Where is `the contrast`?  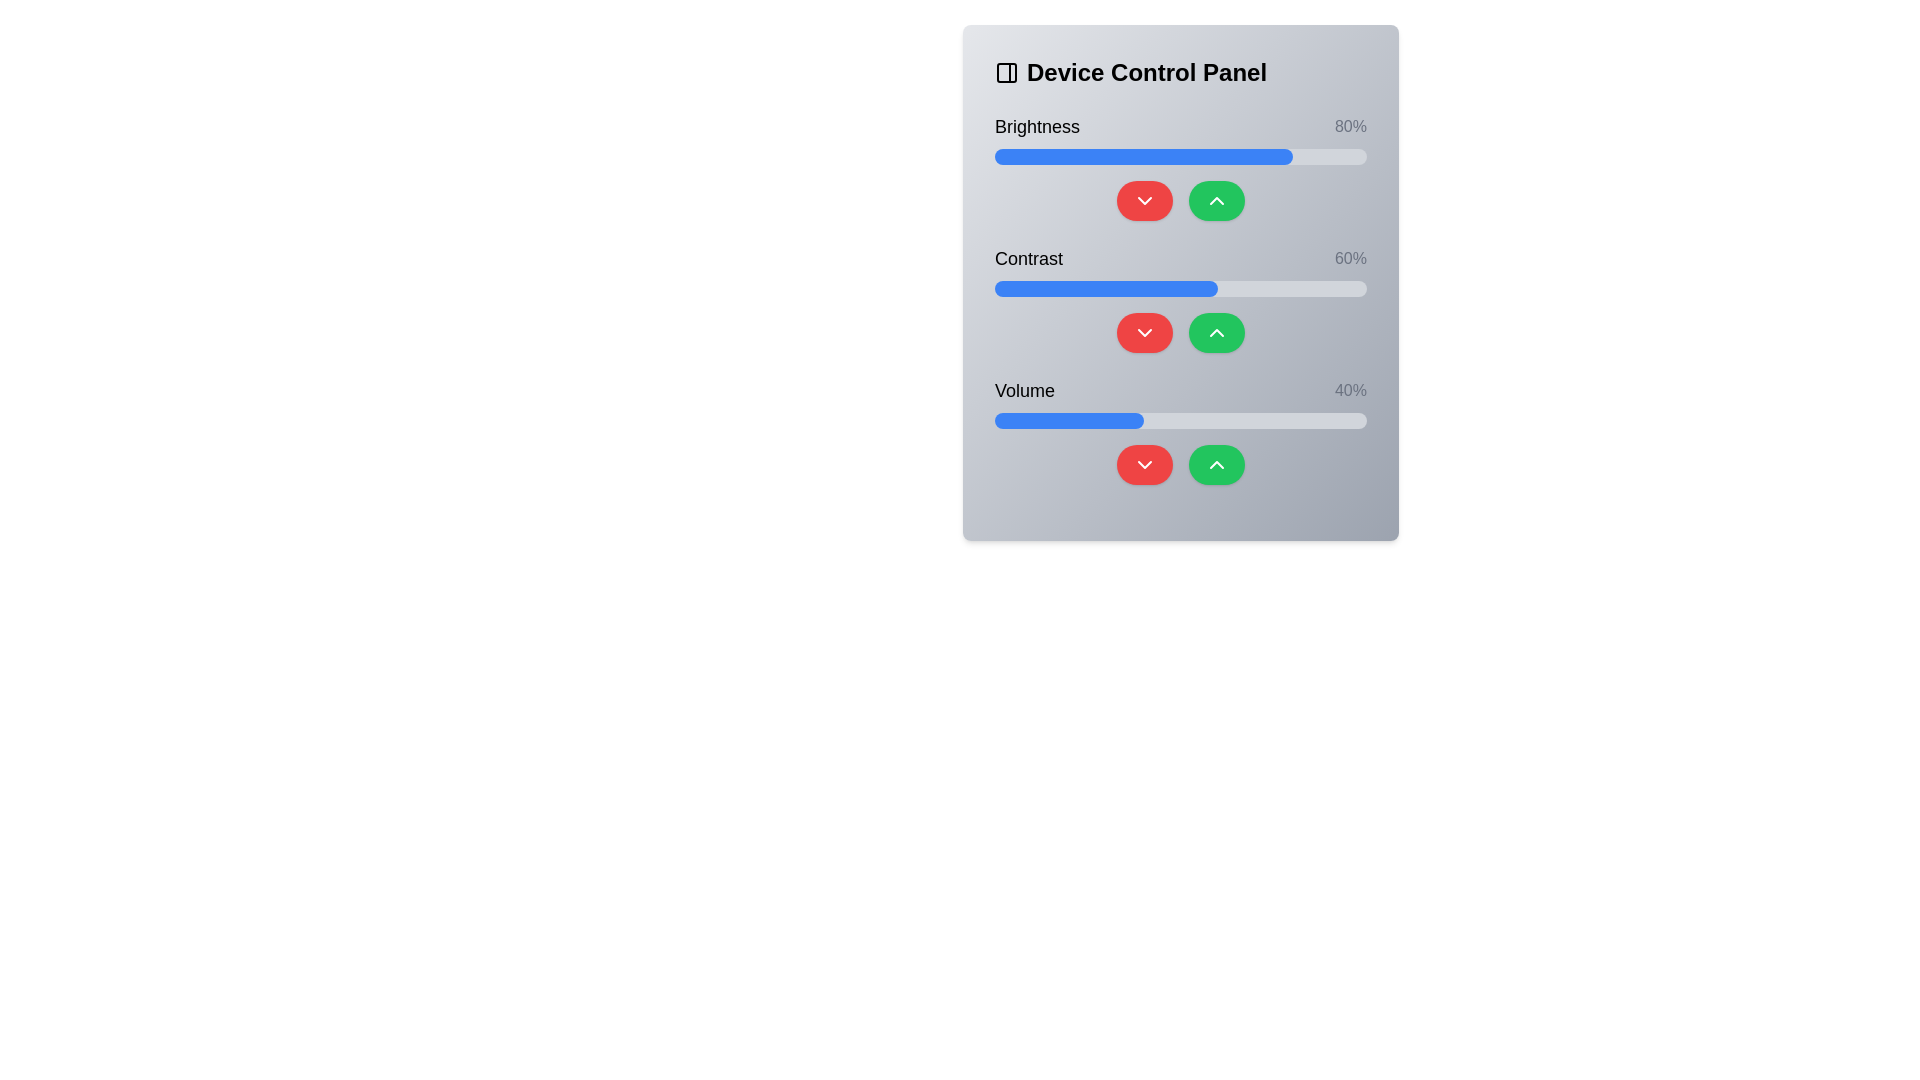
the contrast is located at coordinates (1307, 289).